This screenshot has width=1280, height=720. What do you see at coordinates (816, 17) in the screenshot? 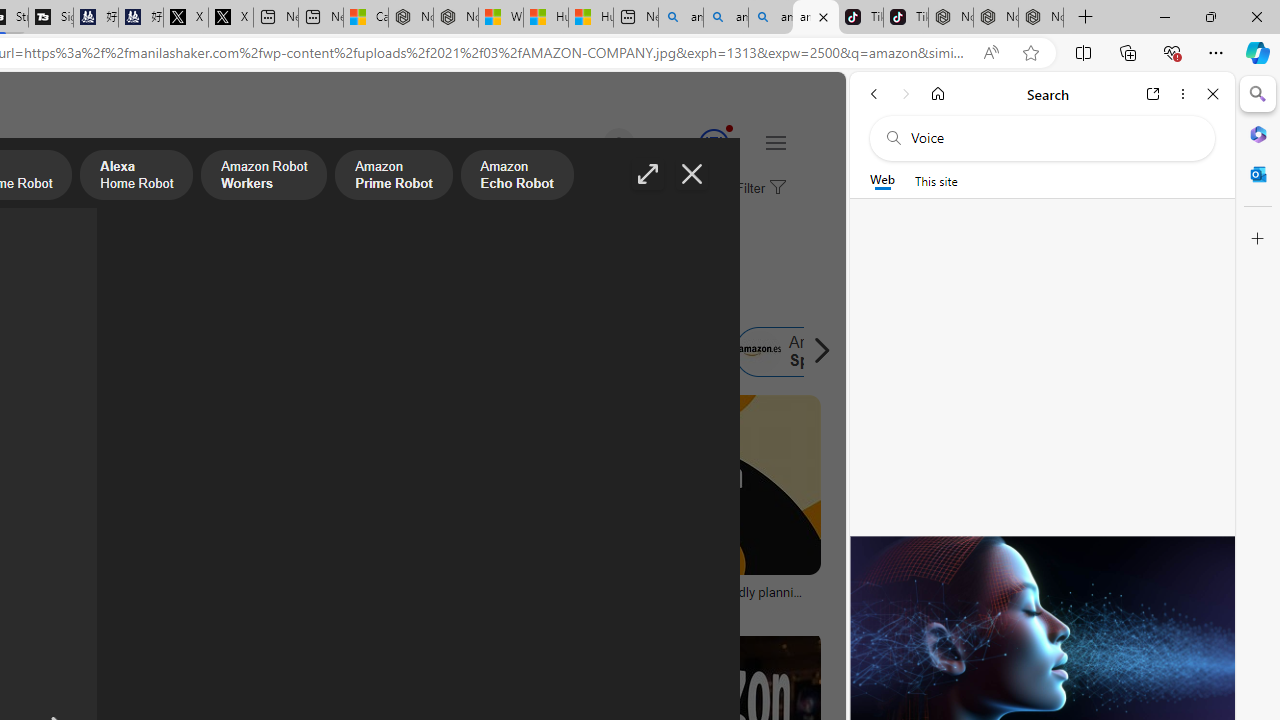
I see `'amazon - Search Images'` at bounding box center [816, 17].